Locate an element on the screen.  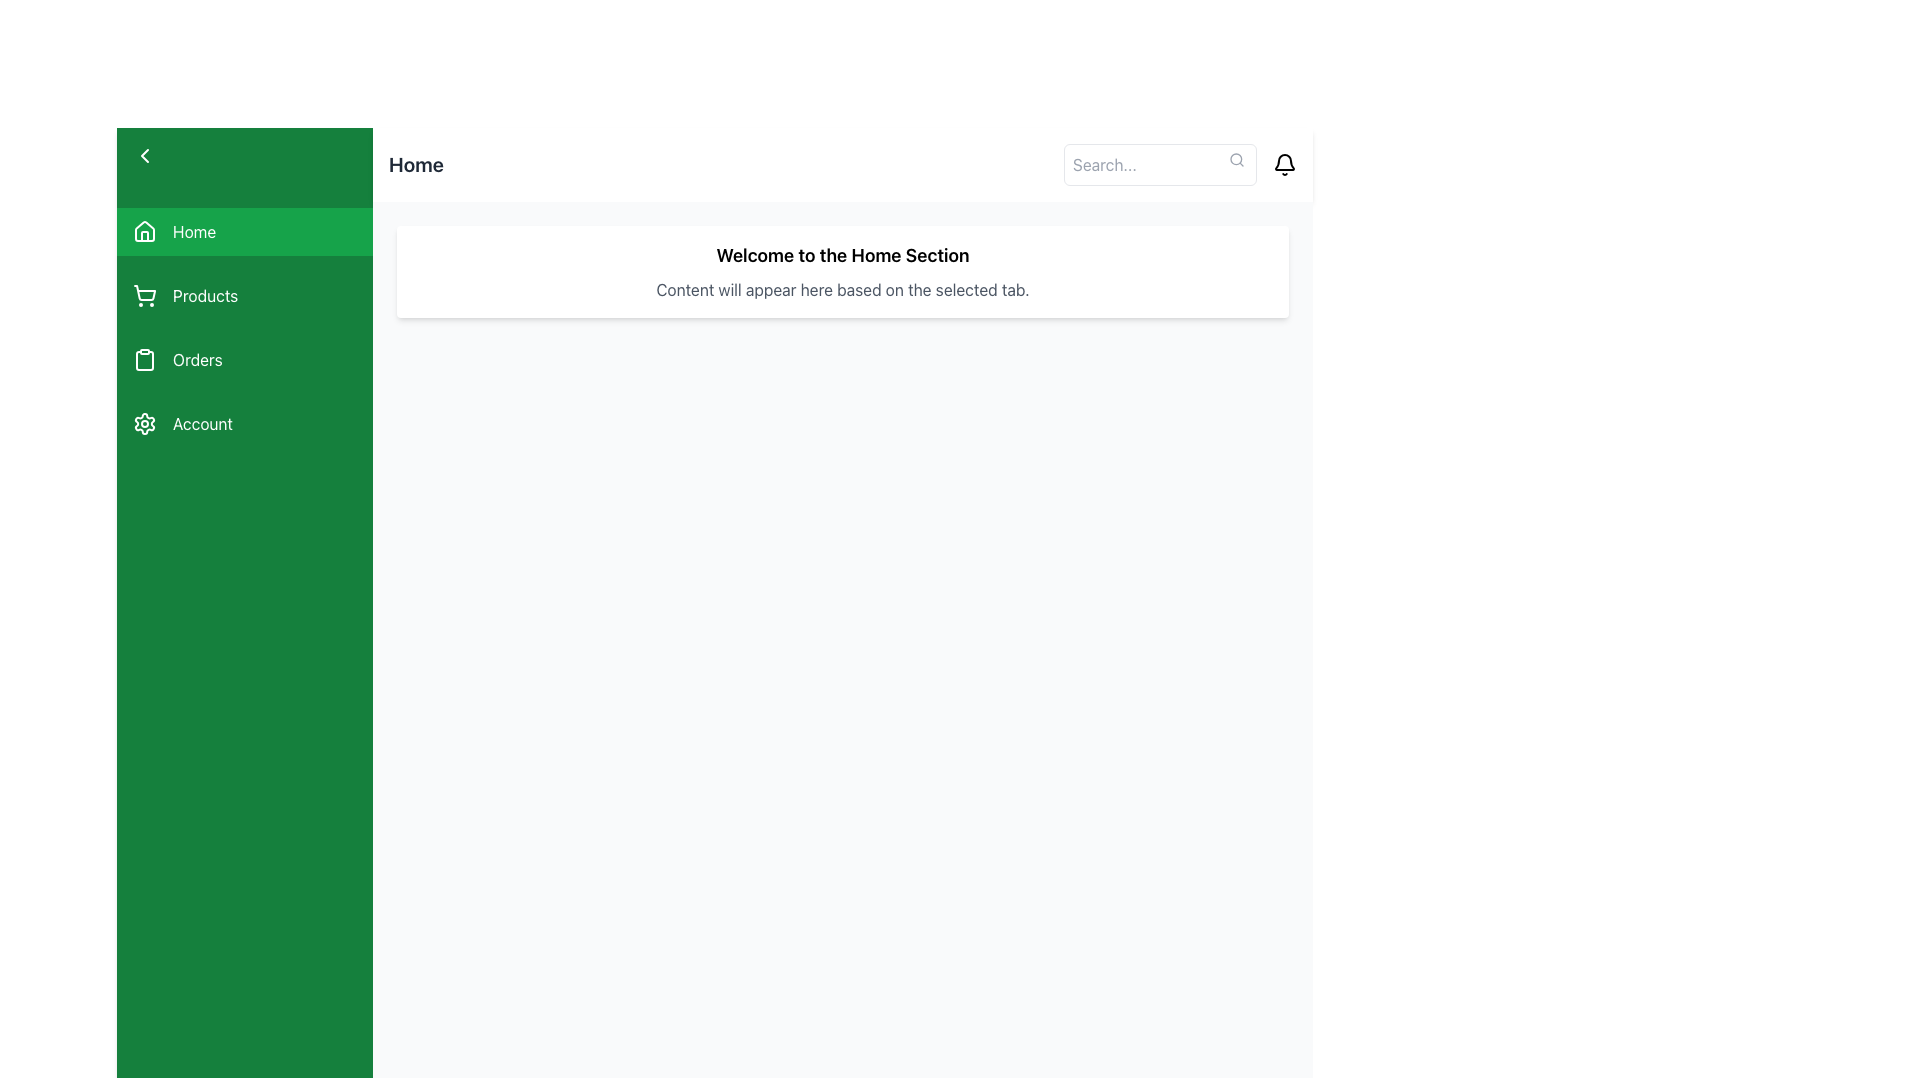
the central rectangular body of the shopping cart icon in the vertical navigation bar, which is the second icon after the 'Home' icon is located at coordinates (144, 293).